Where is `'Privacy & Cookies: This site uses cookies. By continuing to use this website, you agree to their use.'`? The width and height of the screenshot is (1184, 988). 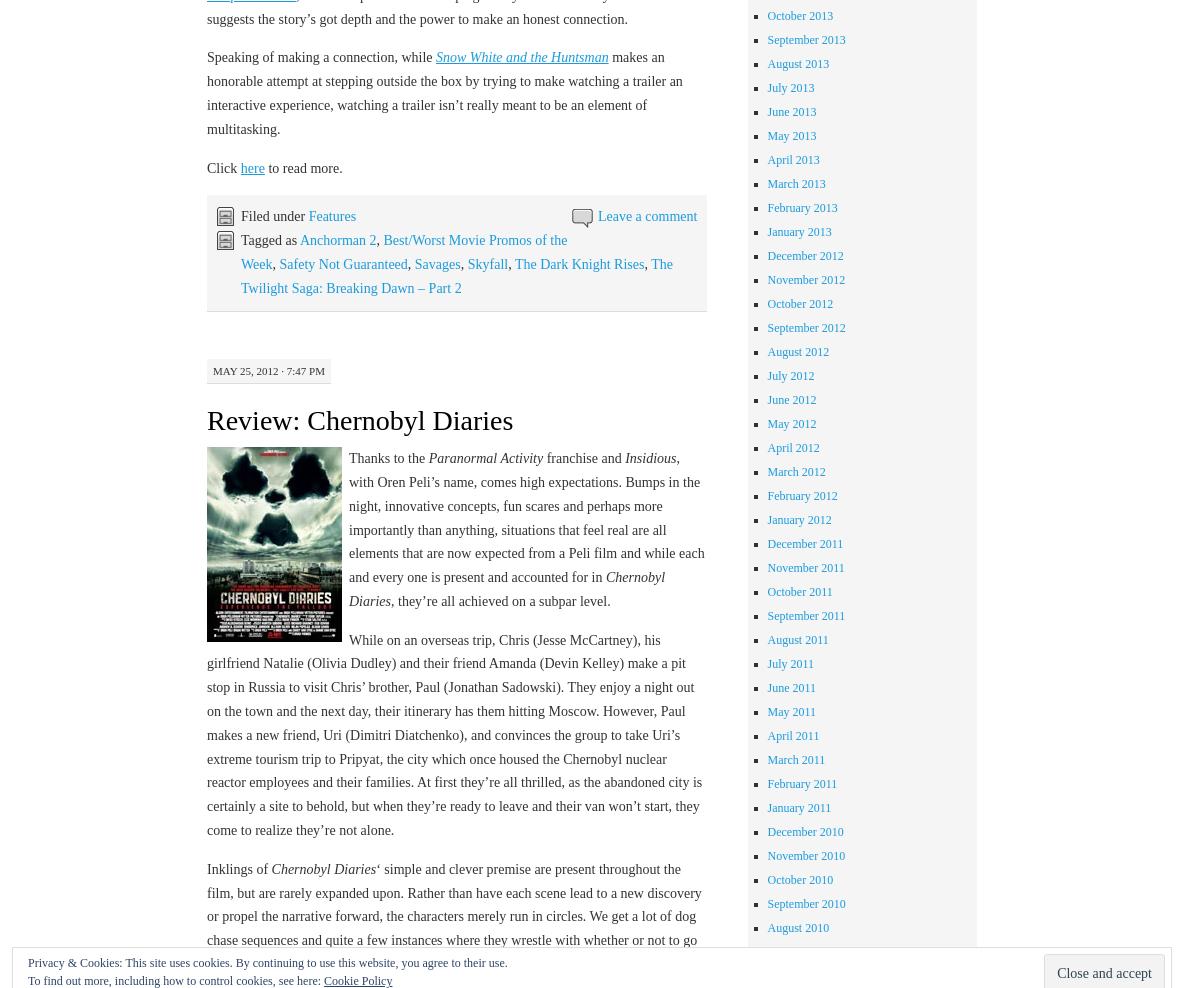
'Privacy & Cookies: This site uses cookies. By continuing to use this website, you agree to their use.' is located at coordinates (267, 963).